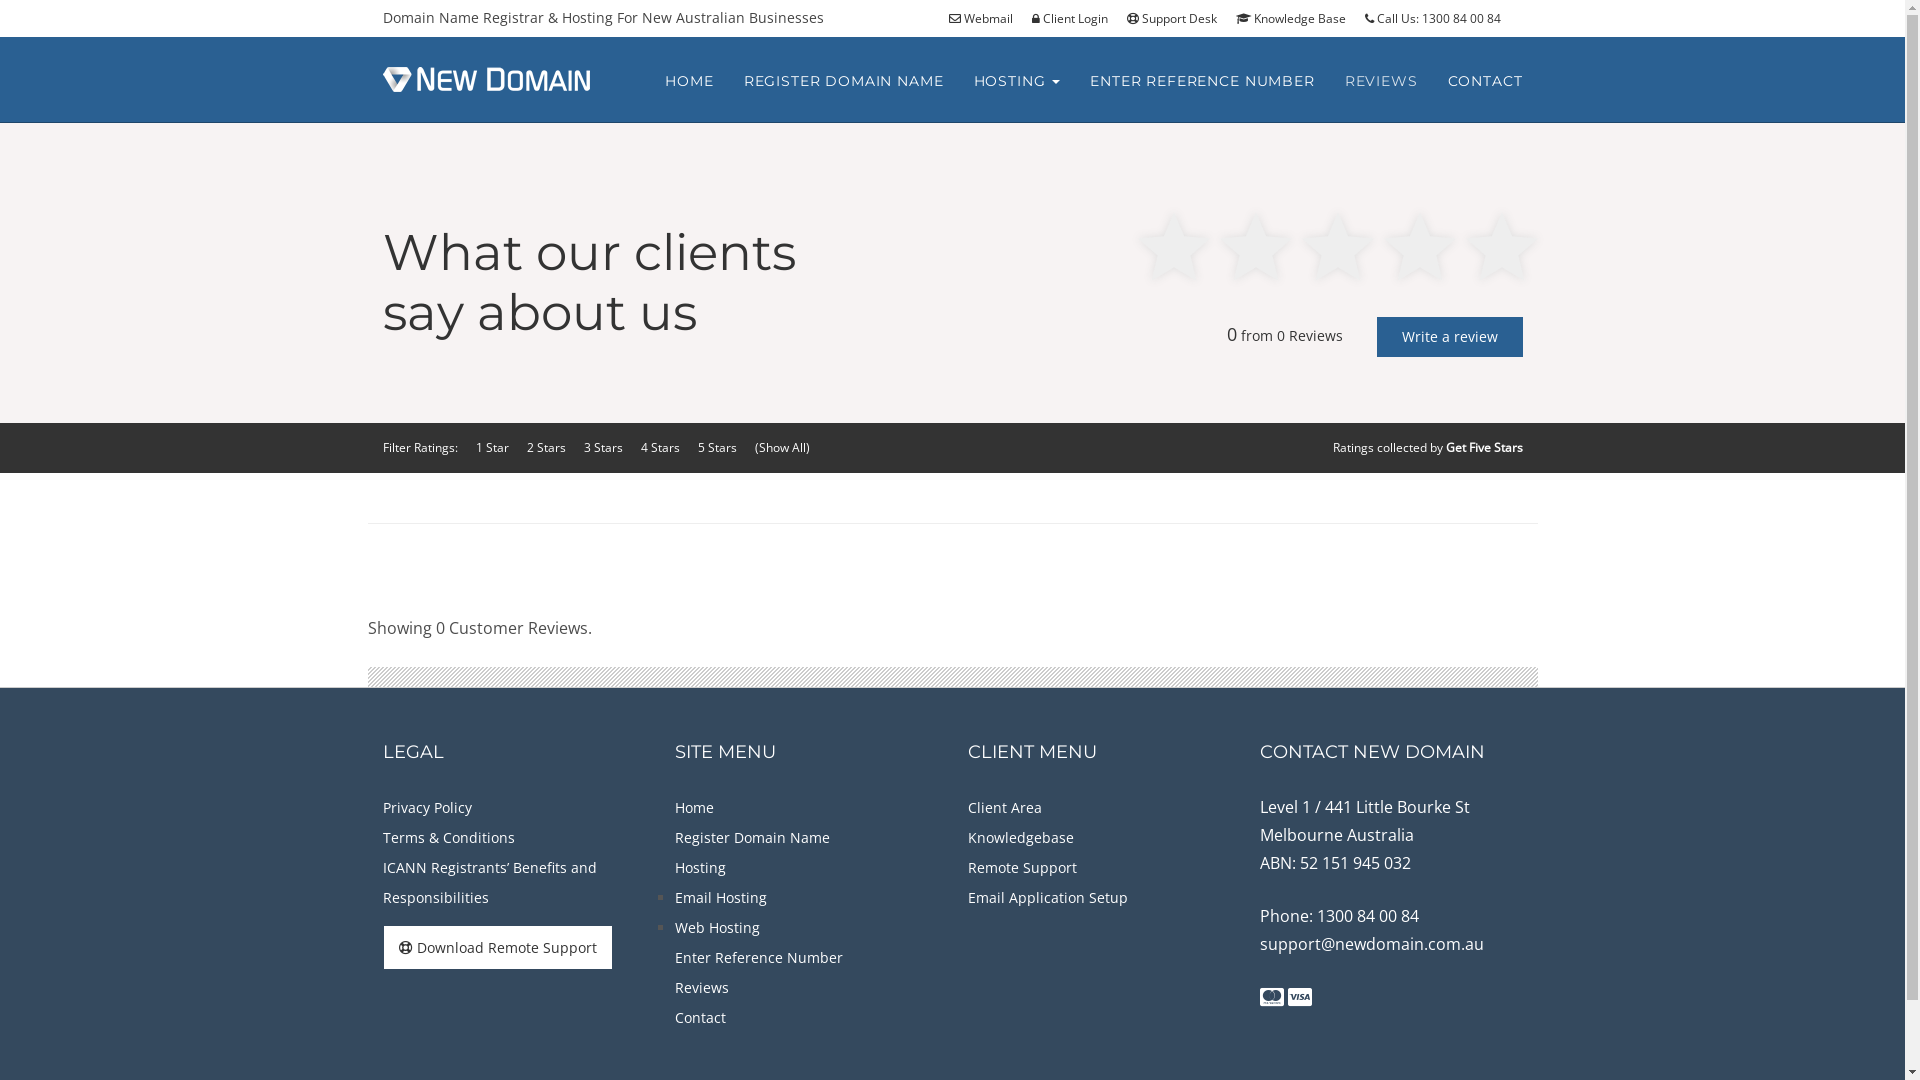  What do you see at coordinates (1438, 18) in the screenshot?
I see `'Call Us: 1300 84 00 84'` at bounding box center [1438, 18].